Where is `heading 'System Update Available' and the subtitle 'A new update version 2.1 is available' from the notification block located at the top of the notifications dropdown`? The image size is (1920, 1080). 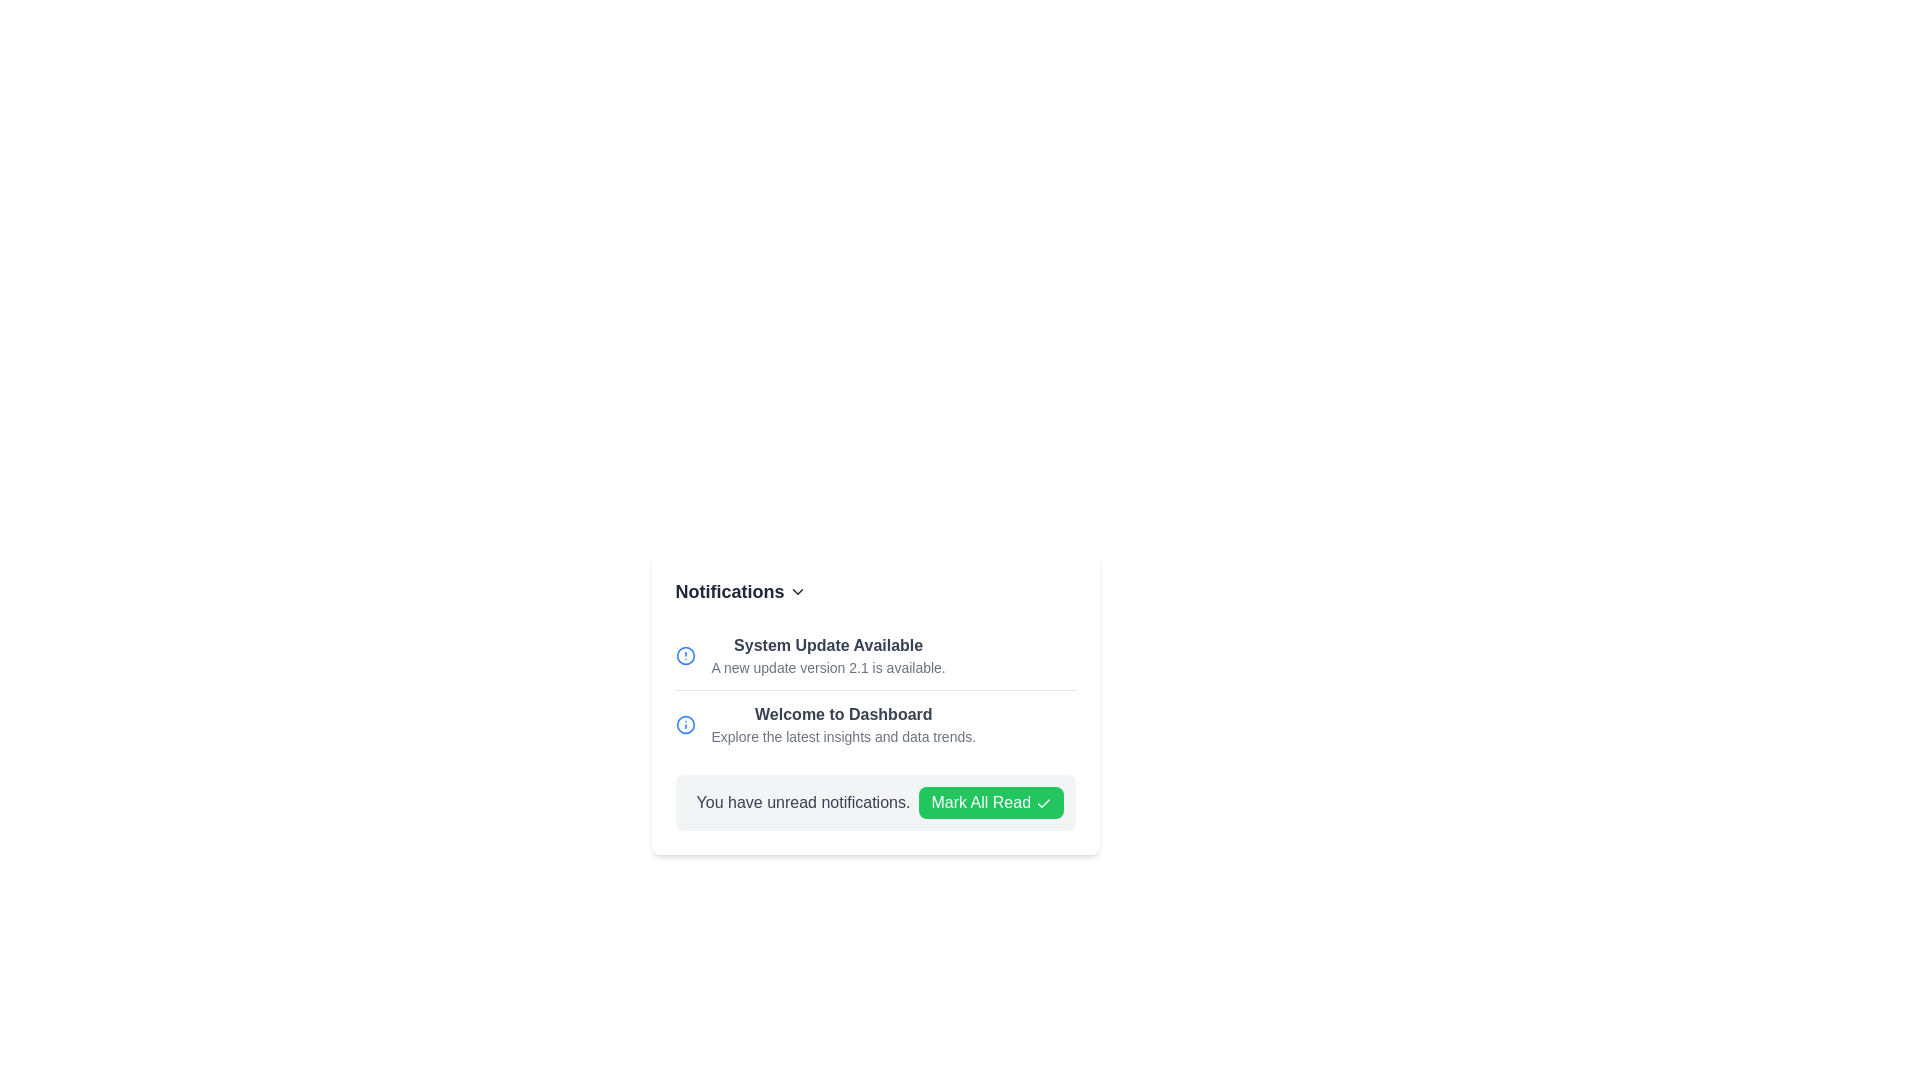
heading 'System Update Available' and the subtitle 'A new update version 2.1 is available' from the notification block located at the top of the notifications dropdown is located at coordinates (828, 655).